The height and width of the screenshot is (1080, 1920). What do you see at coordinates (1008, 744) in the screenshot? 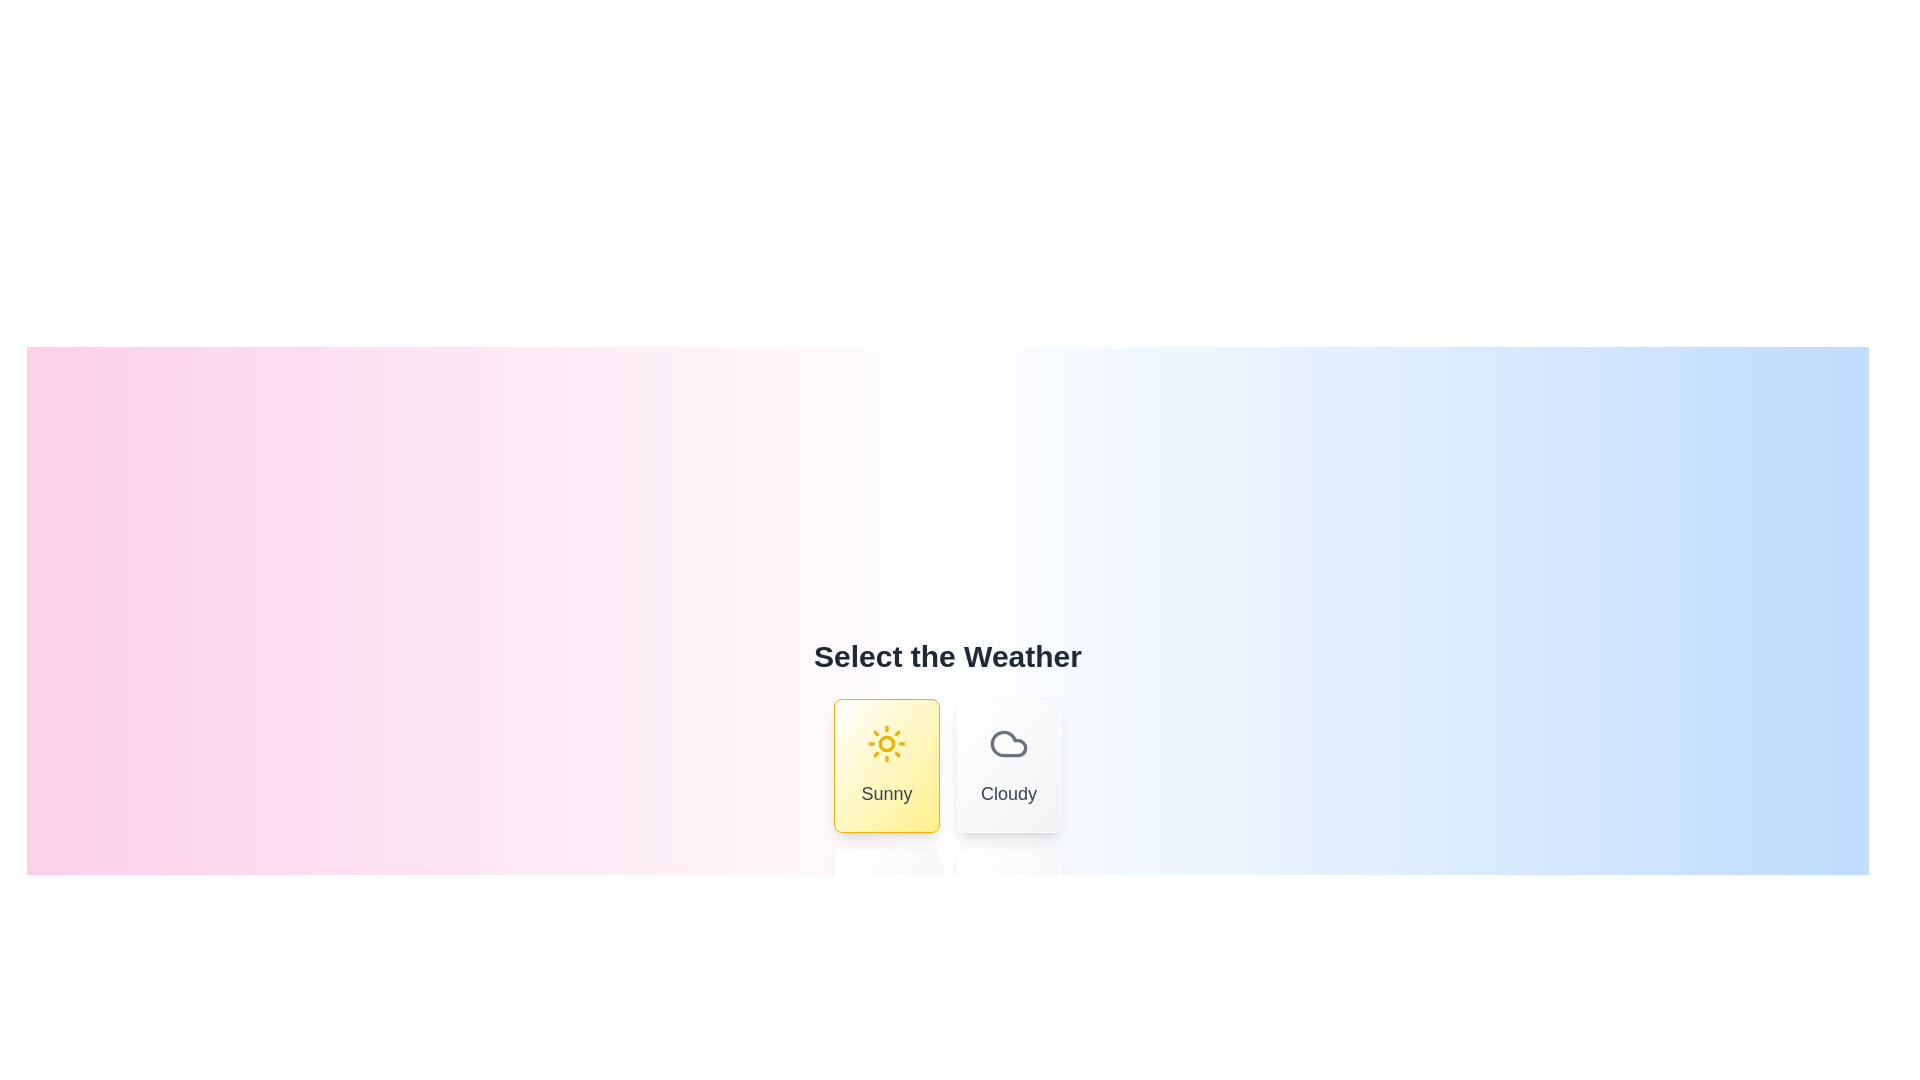
I see `the 'Cloudy' weather icon located in the second card of the weather selection interface` at bounding box center [1008, 744].